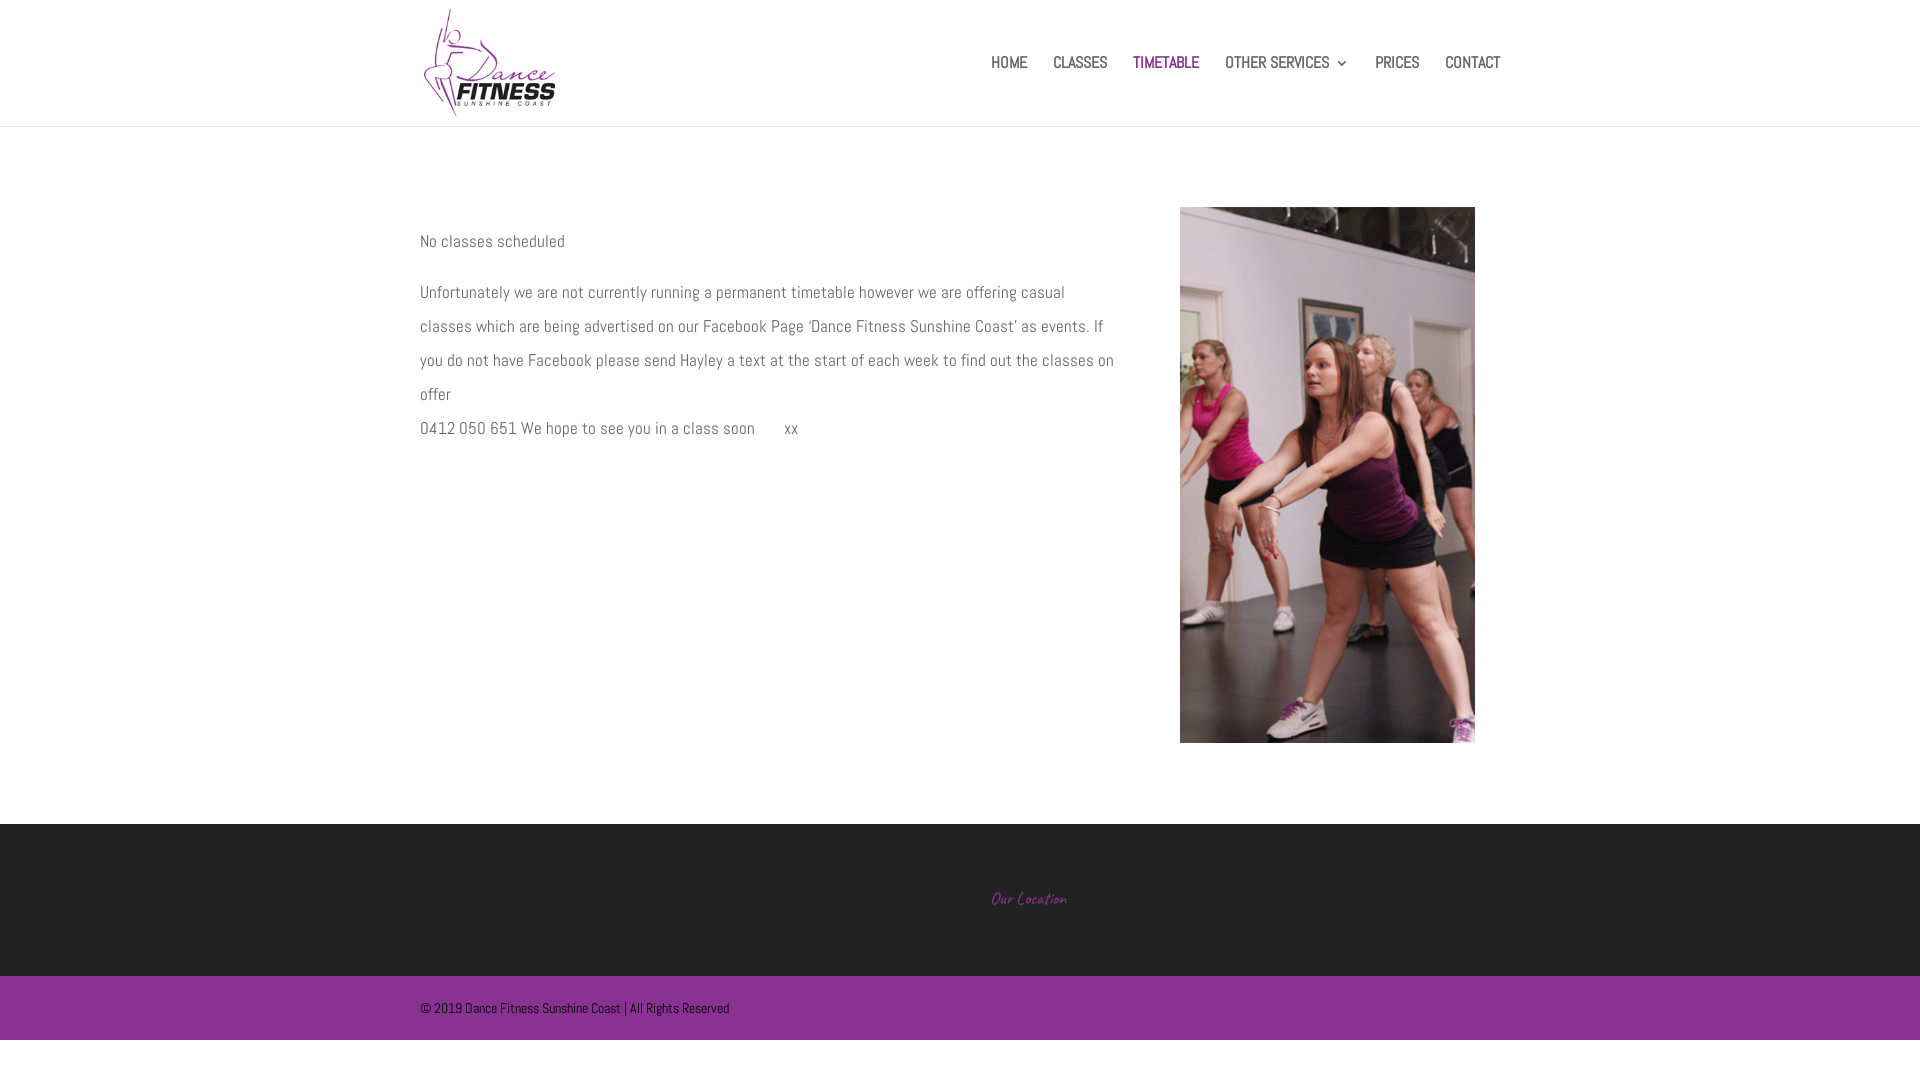  Describe the element at coordinates (1166, 91) in the screenshot. I see `'TIMETABLE'` at that location.